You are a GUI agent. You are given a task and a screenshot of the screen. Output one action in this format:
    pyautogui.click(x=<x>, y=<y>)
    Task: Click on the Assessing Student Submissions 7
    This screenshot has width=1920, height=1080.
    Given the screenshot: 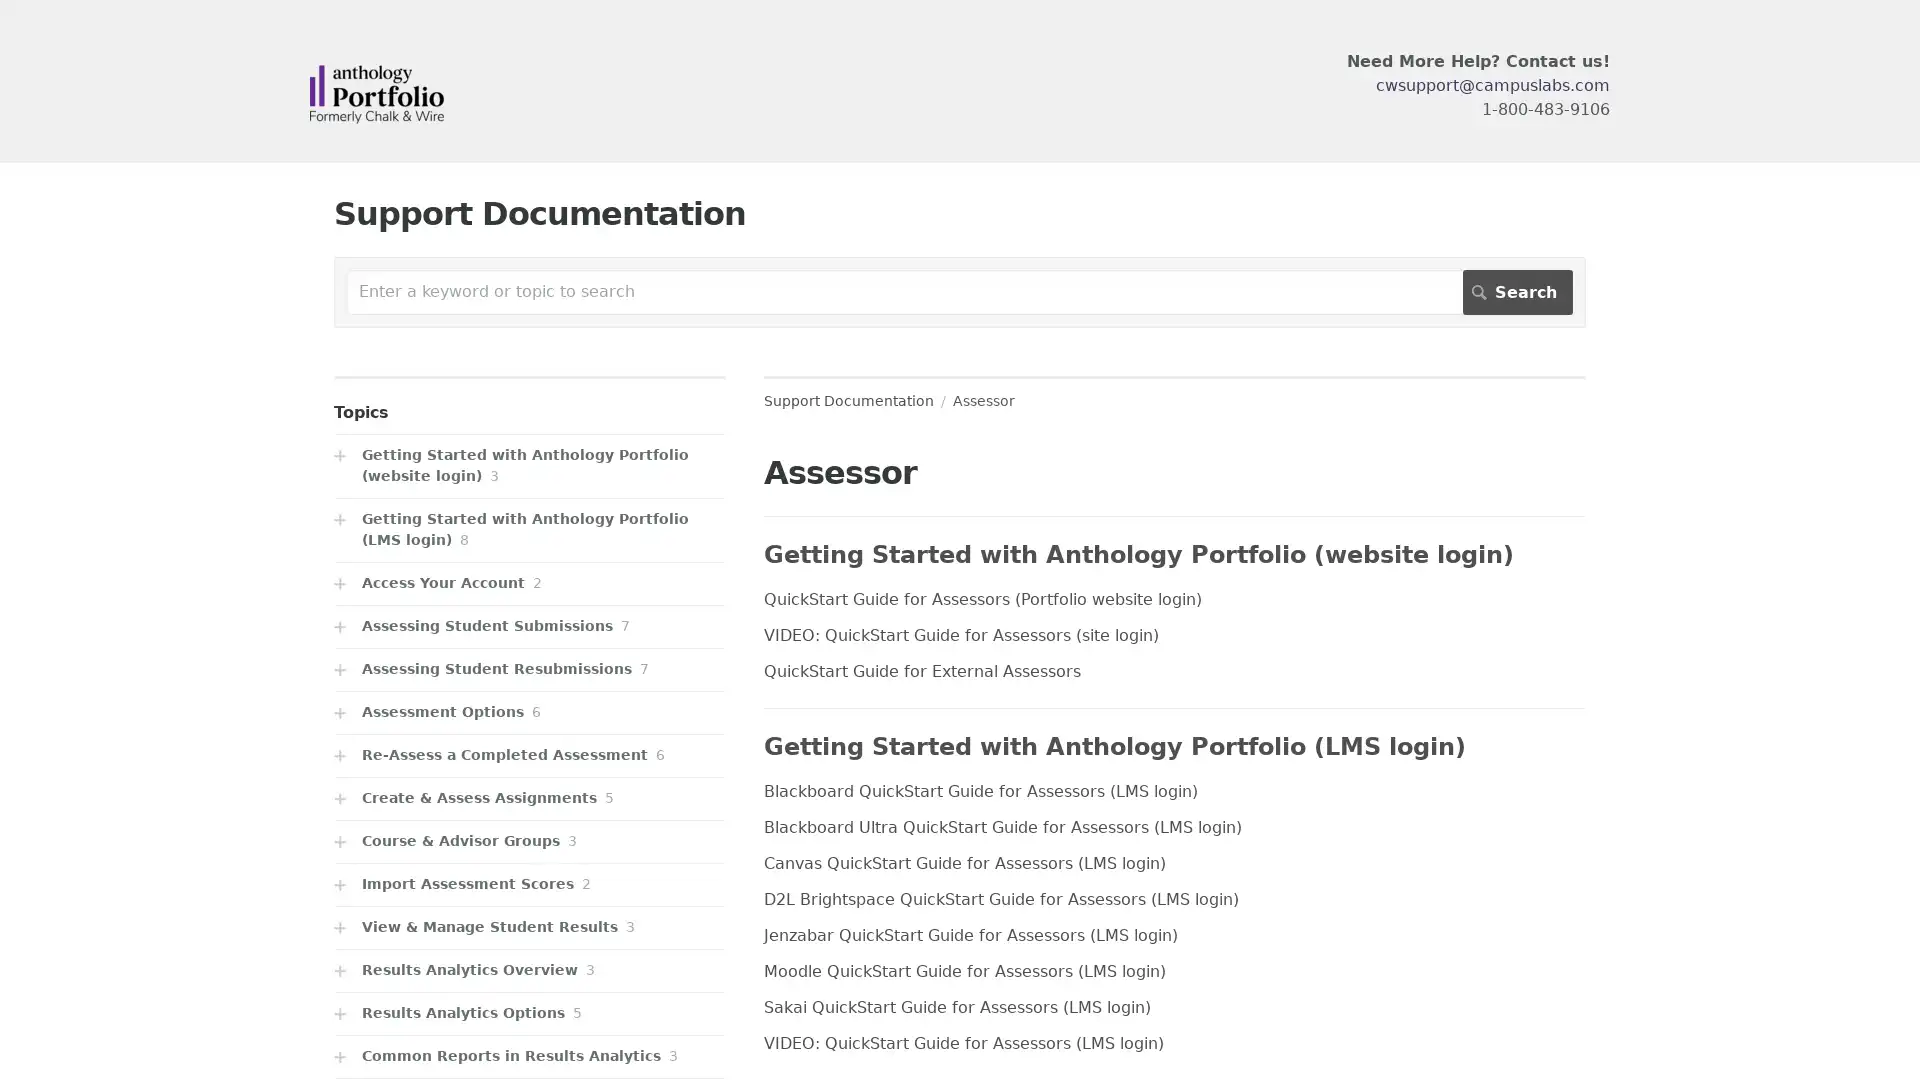 What is the action you would take?
    pyautogui.click(x=529, y=625)
    